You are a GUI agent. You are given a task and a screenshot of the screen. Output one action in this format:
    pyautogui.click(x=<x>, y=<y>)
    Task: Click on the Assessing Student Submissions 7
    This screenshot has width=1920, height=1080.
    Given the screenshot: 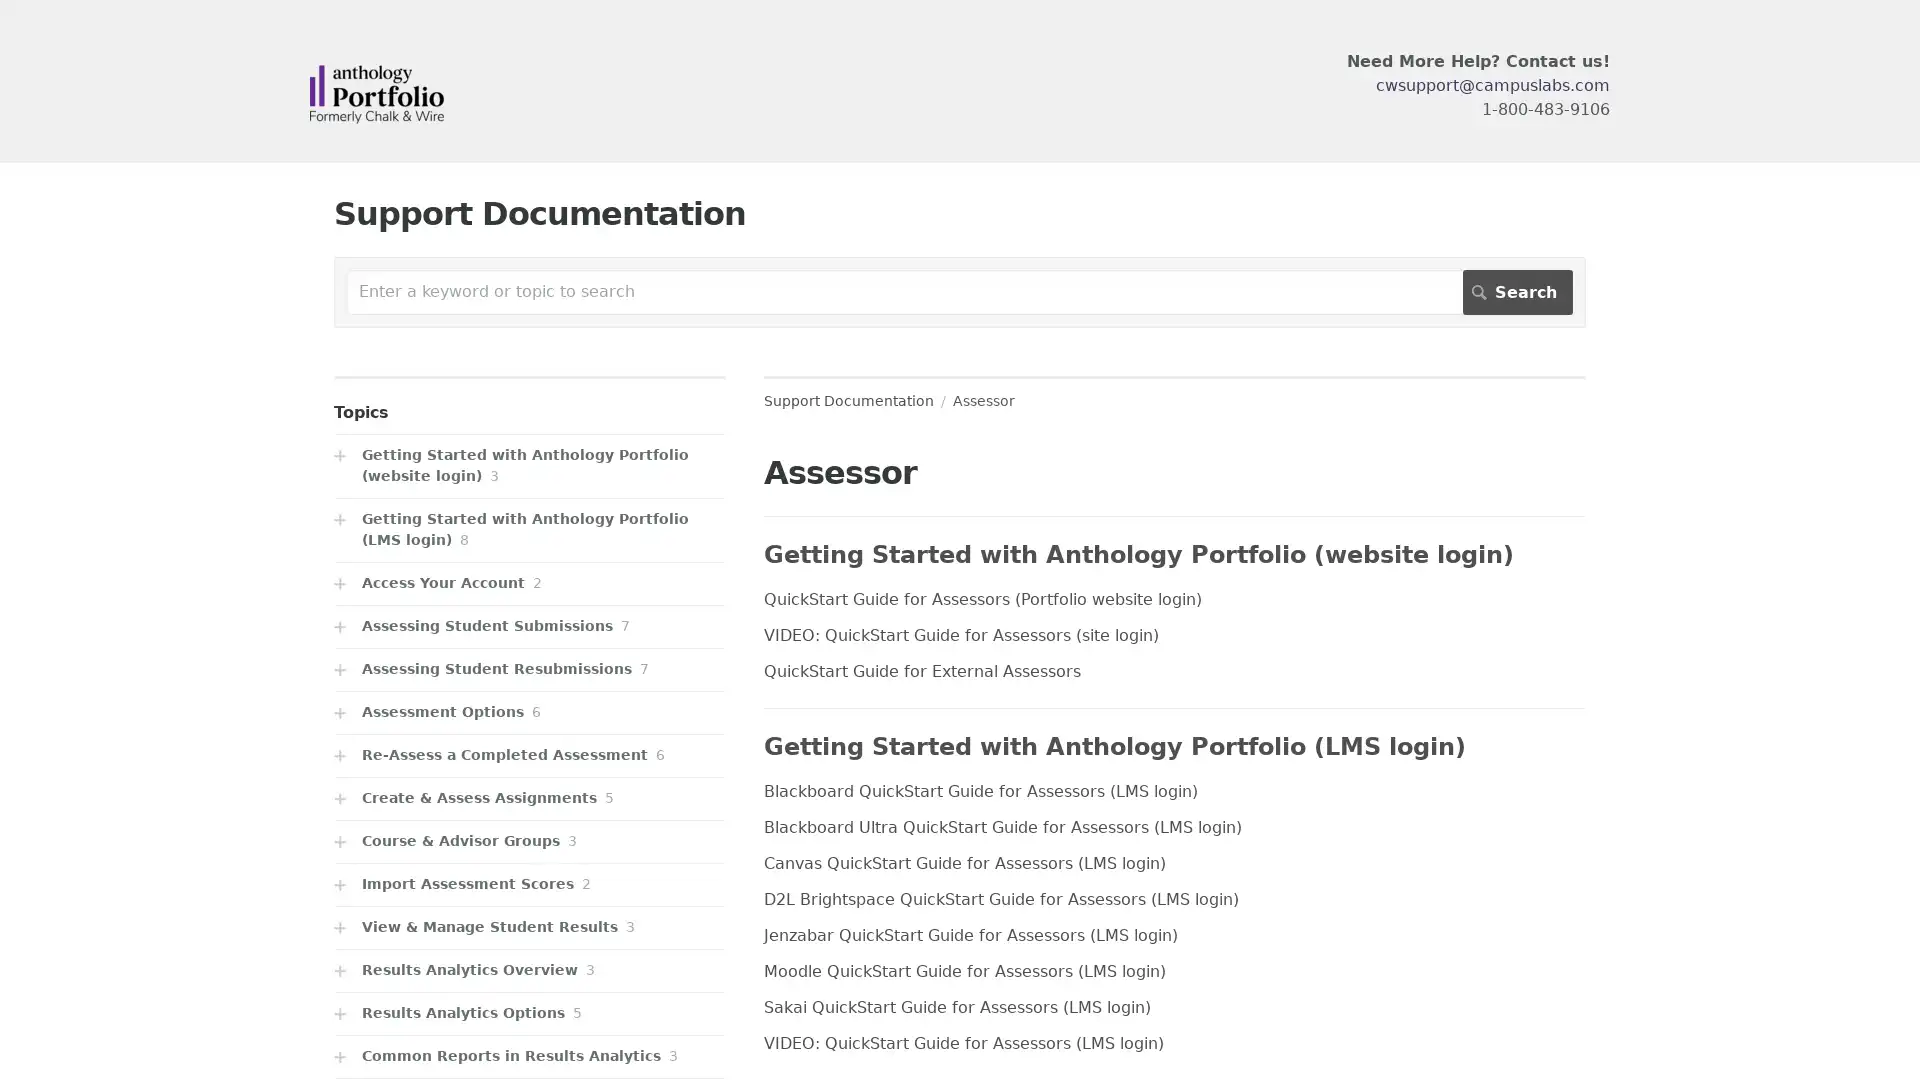 What is the action you would take?
    pyautogui.click(x=529, y=625)
    